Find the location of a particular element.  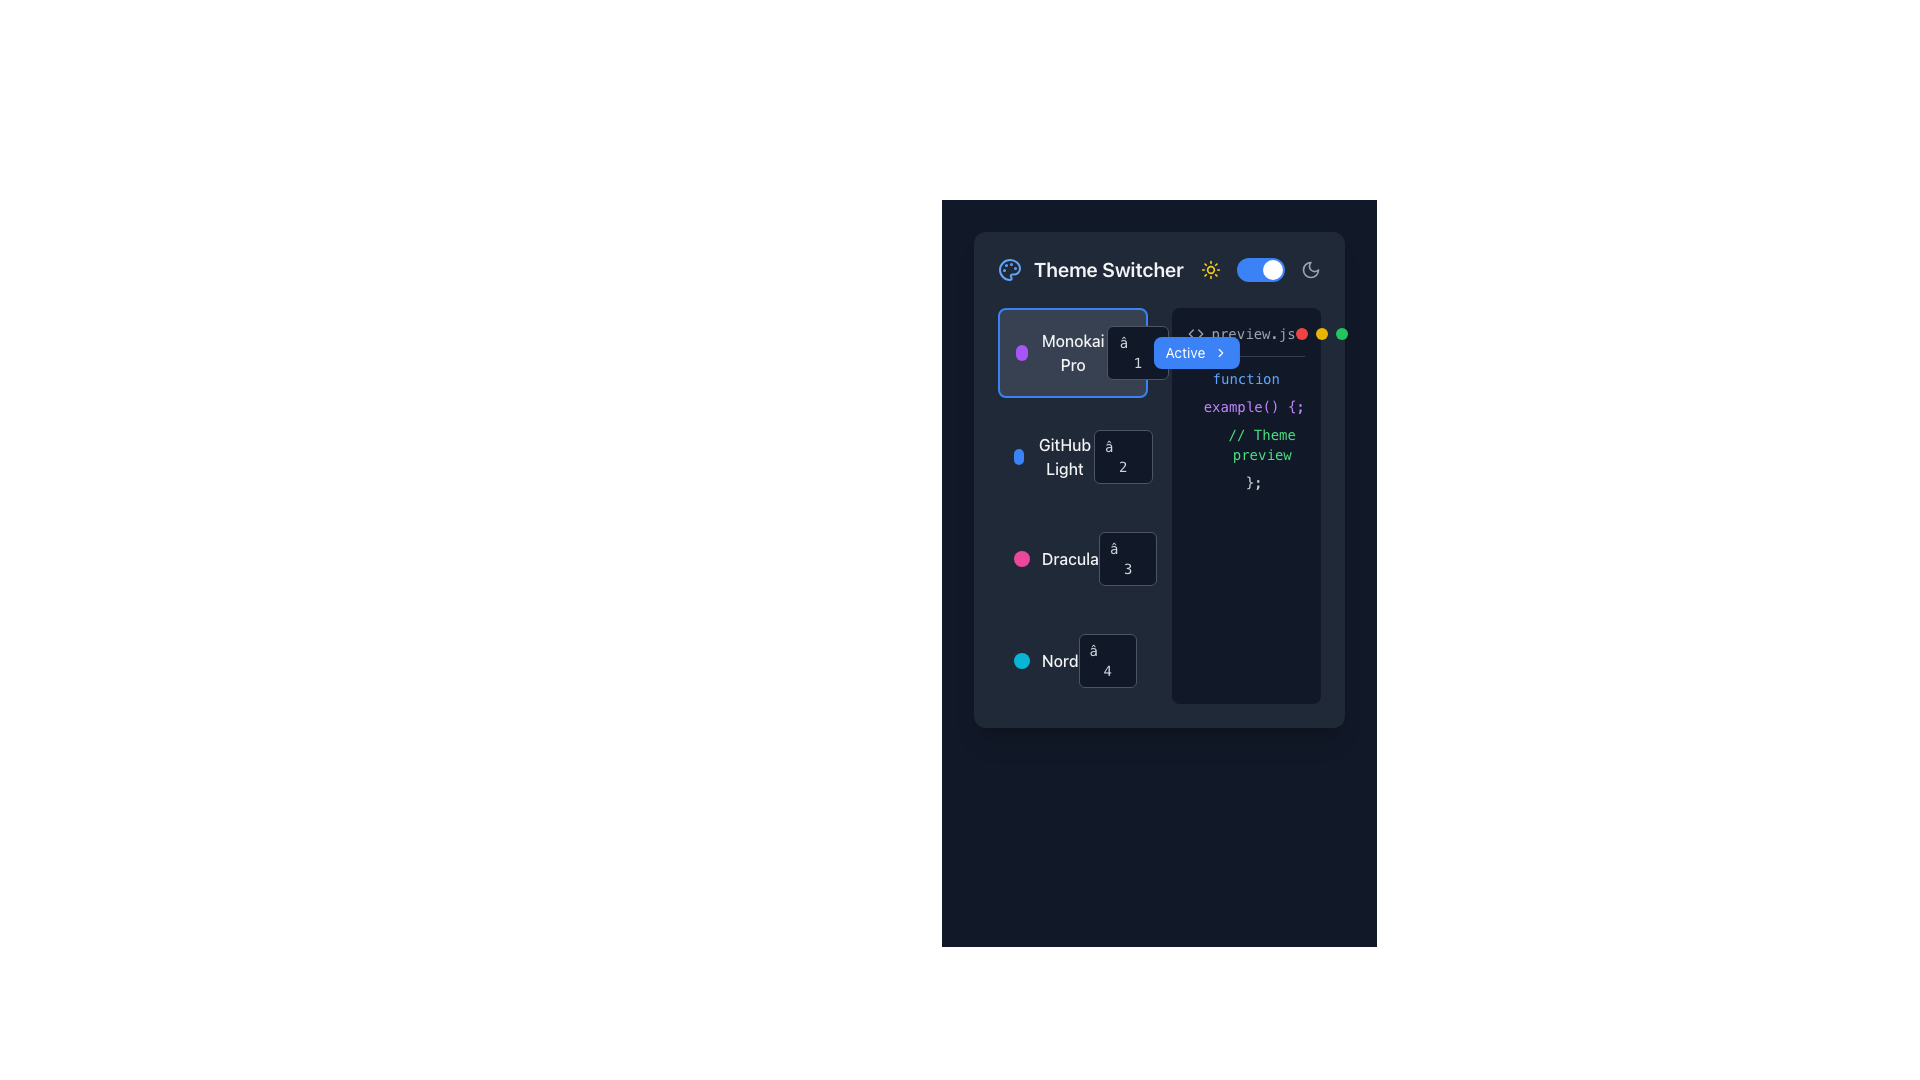

the selectable list item labeled 'Dracula' with a pink circular icon and a red background is located at coordinates (1055, 559).